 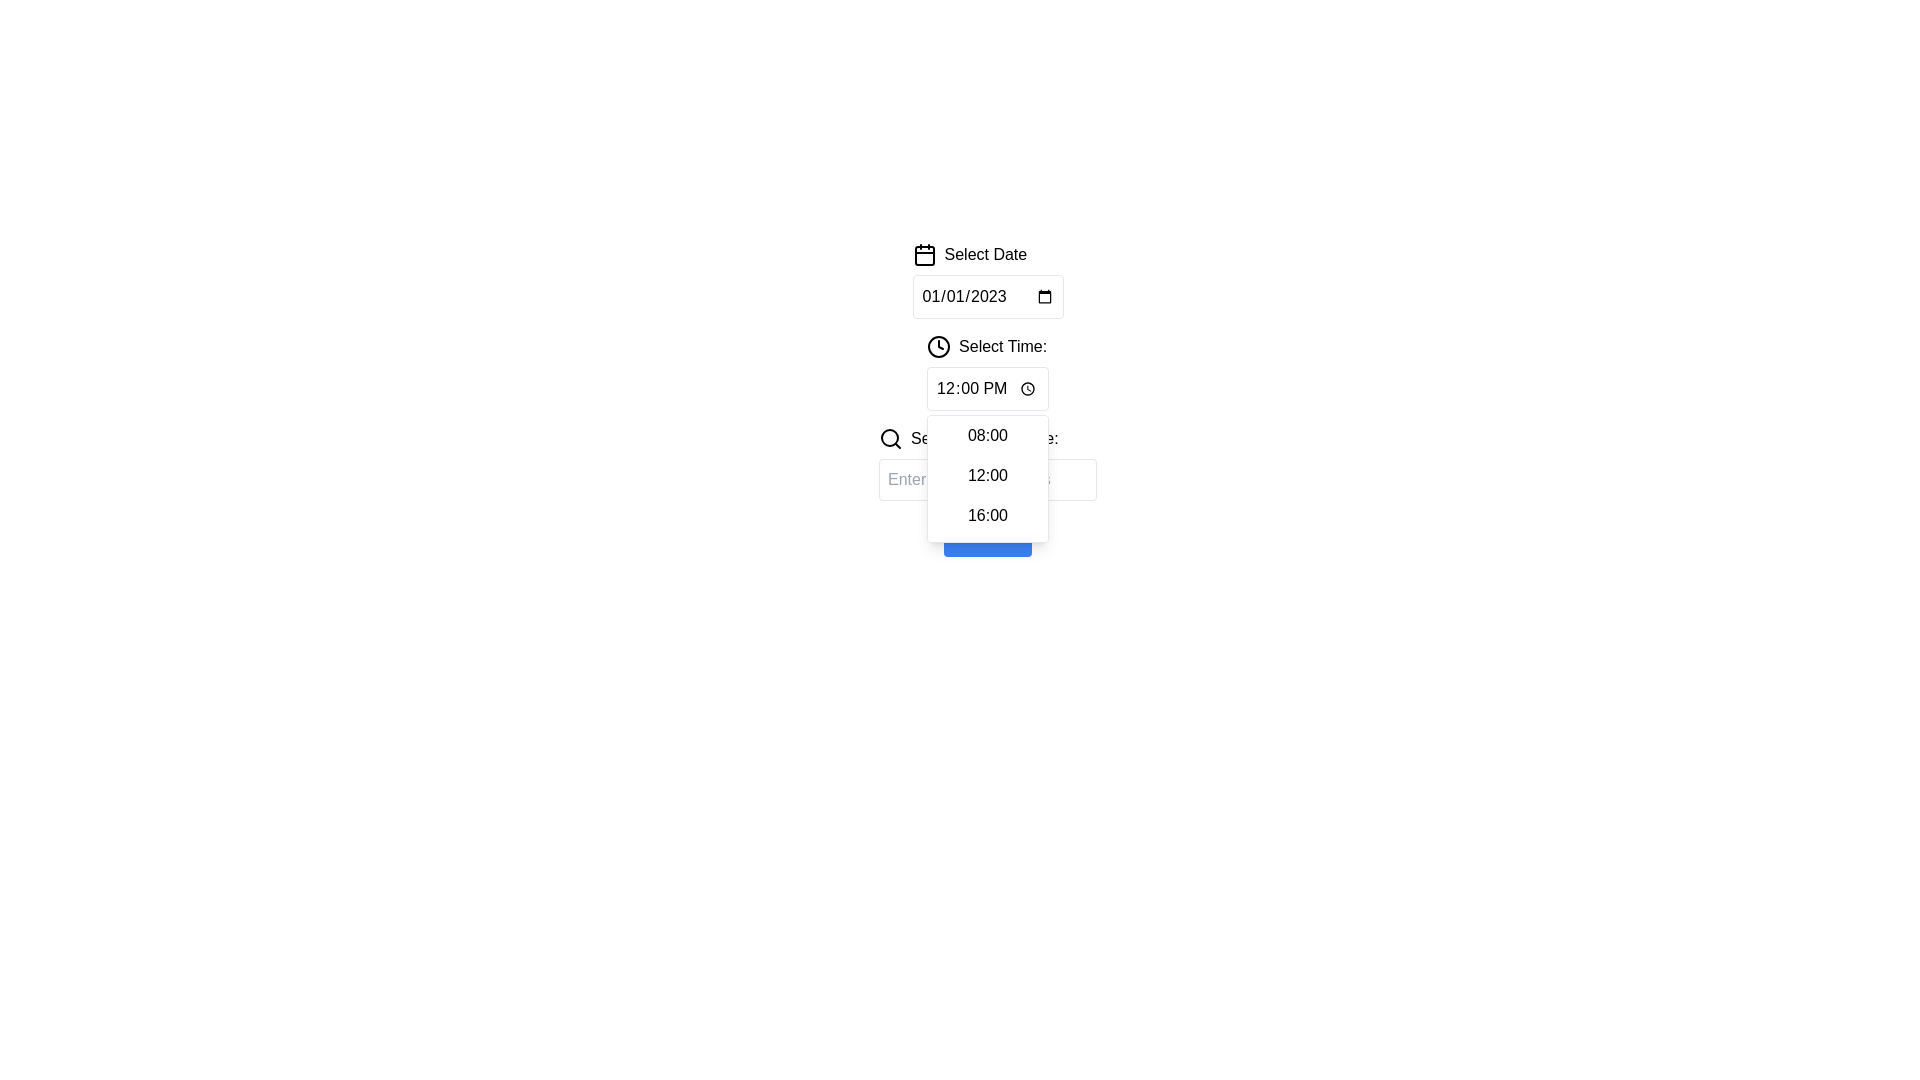 What do you see at coordinates (988, 434) in the screenshot?
I see `to select the first option in the dropdown menu for time selection` at bounding box center [988, 434].